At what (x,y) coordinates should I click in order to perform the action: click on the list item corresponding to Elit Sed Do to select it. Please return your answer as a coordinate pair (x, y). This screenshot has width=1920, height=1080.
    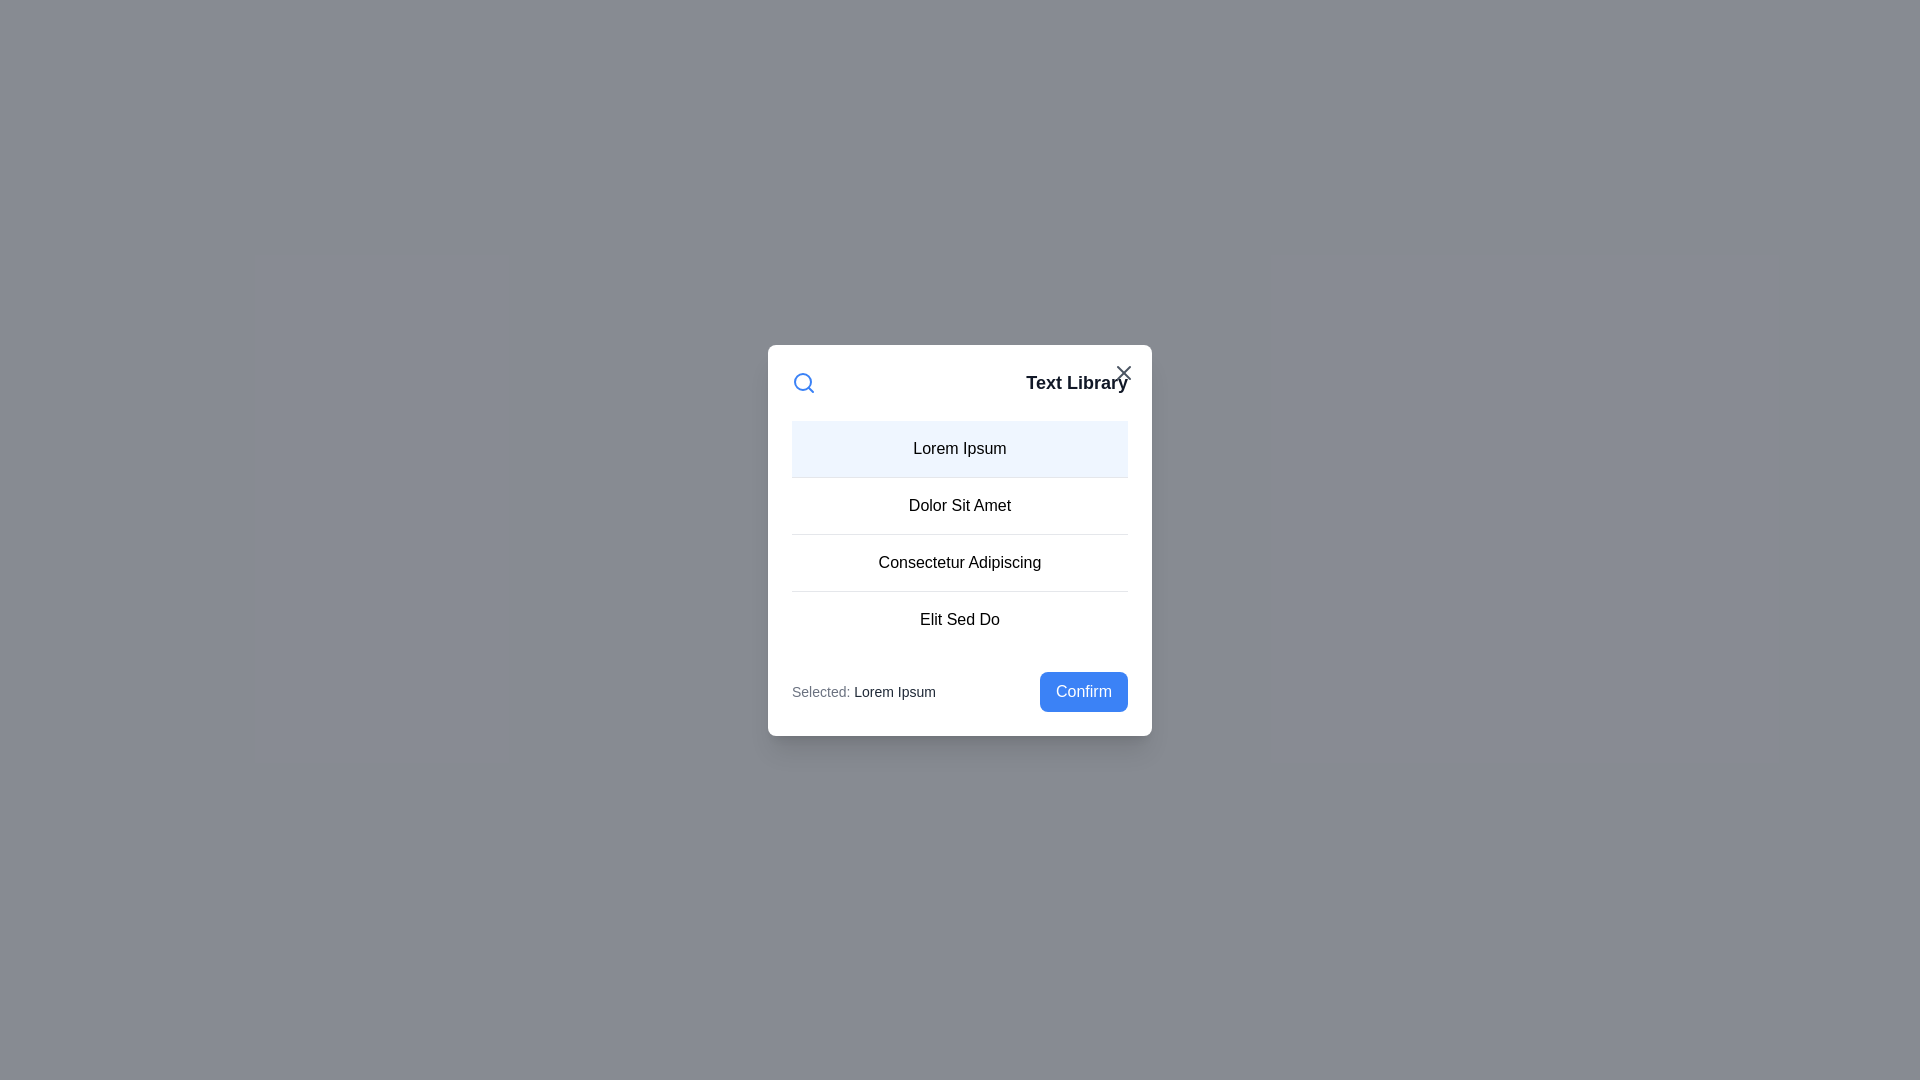
    Looking at the image, I should click on (960, 617).